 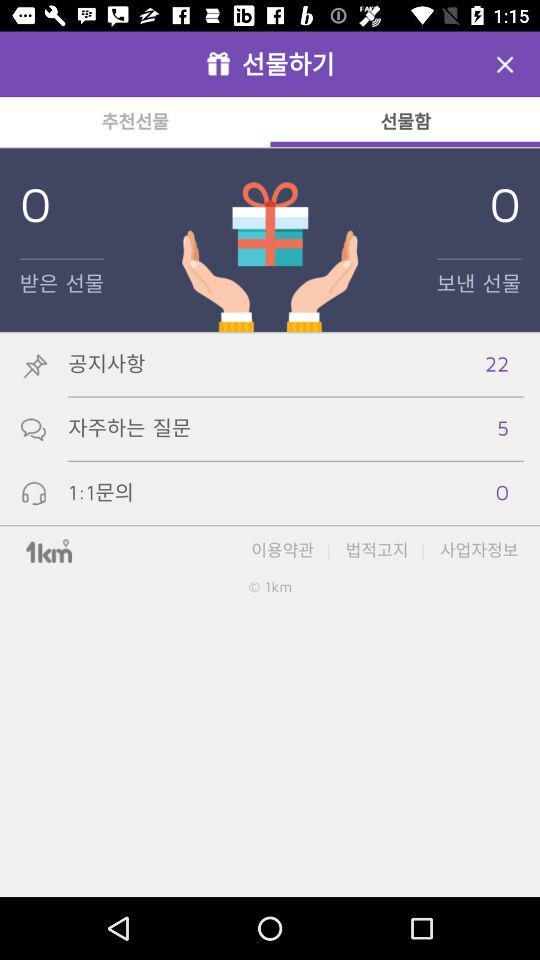 What do you see at coordinates (504, 64) in the screenshot?
I see `app` at bounding box center [504, 64].